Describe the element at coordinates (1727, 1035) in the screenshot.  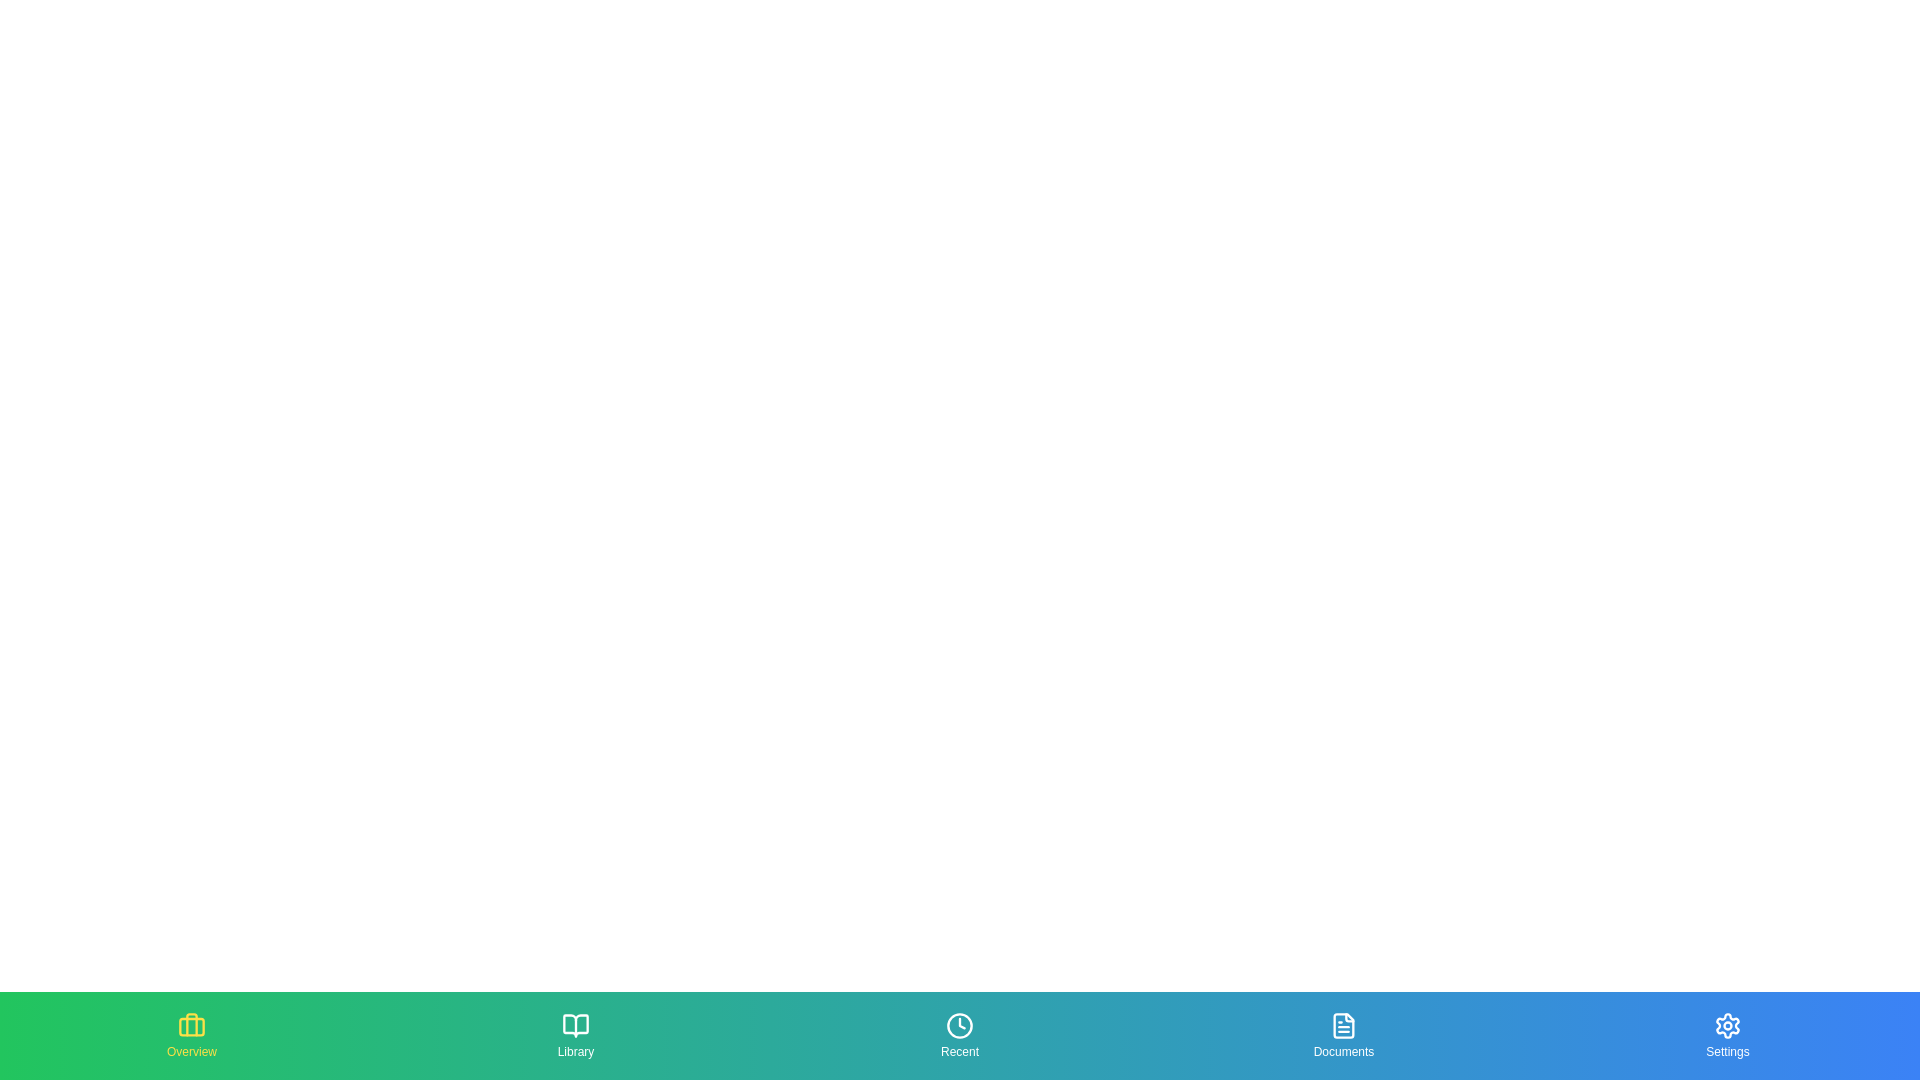
I see `the button corresponding to the Settings section` at that location.